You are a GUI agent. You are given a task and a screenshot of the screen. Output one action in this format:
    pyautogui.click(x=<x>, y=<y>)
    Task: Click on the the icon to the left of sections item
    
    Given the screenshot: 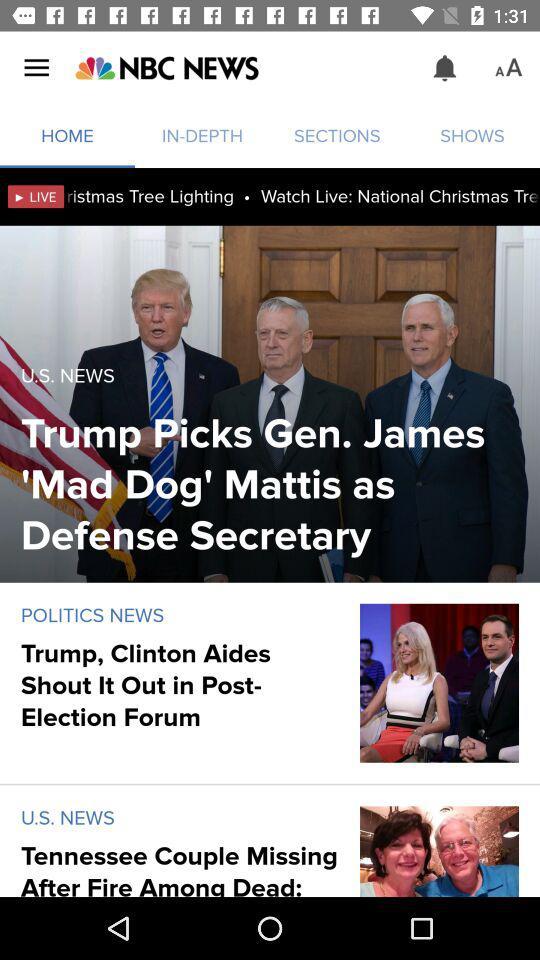 What is the action you would take?
    pyautogui.click(x=165, y=68)
    